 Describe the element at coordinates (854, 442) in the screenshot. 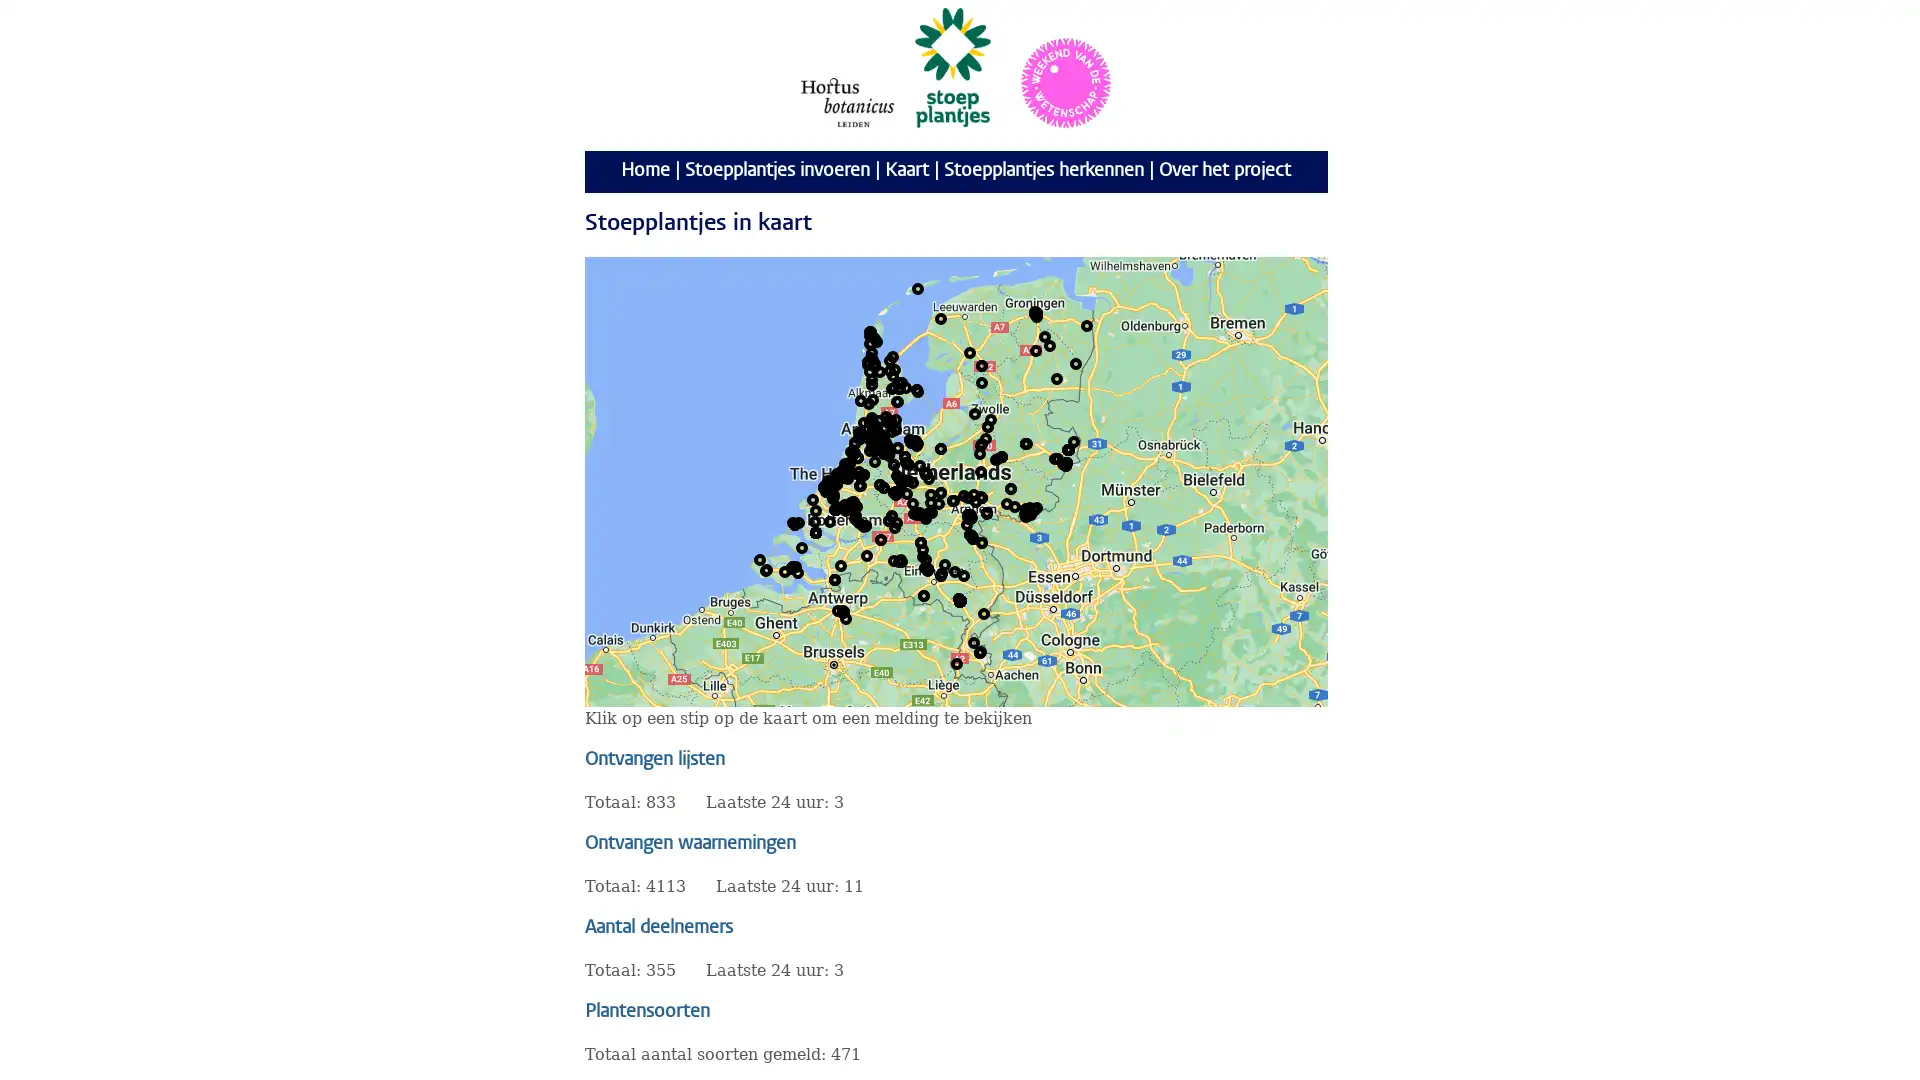

I see `Telling van Reinier Hopmans op 12 april 2022` at that location.